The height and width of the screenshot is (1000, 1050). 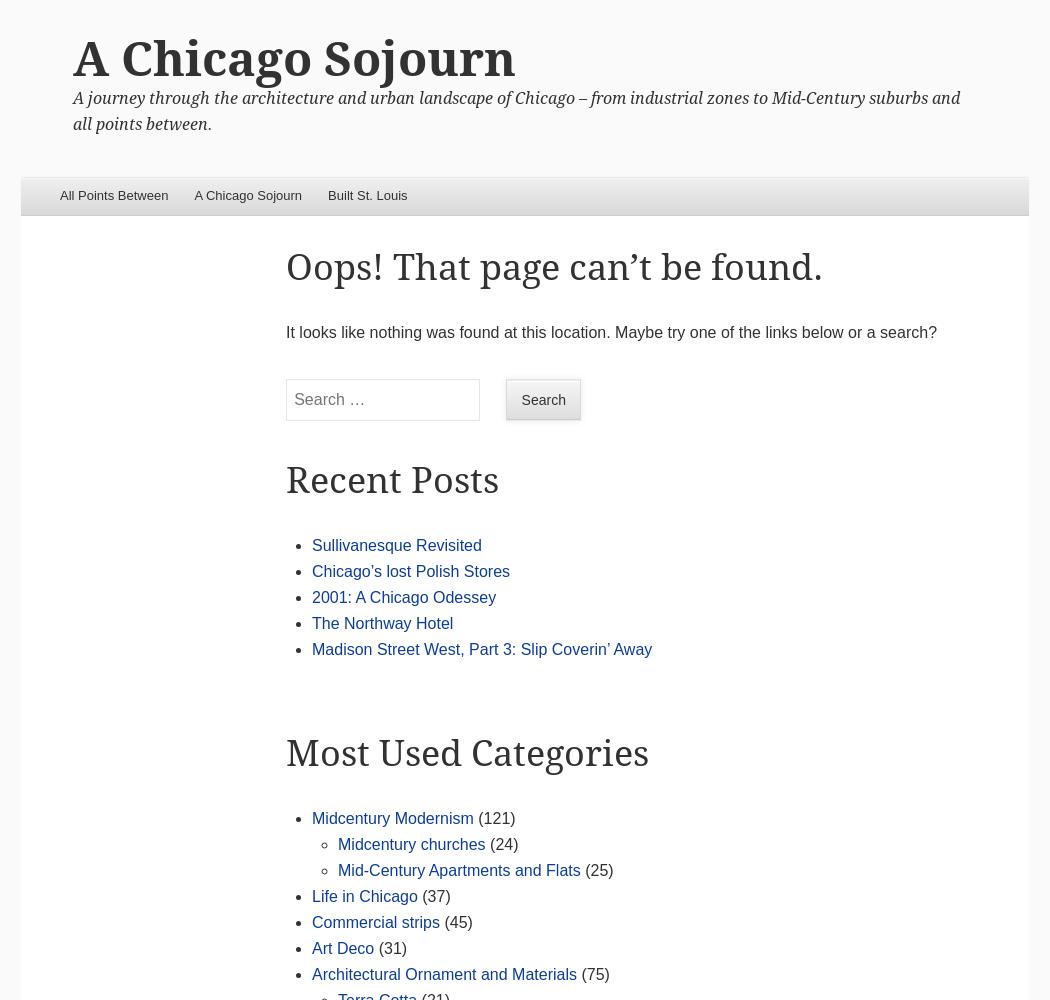 I want to click on 'Sullivanesque Revisited', so click(x=311, y=544).